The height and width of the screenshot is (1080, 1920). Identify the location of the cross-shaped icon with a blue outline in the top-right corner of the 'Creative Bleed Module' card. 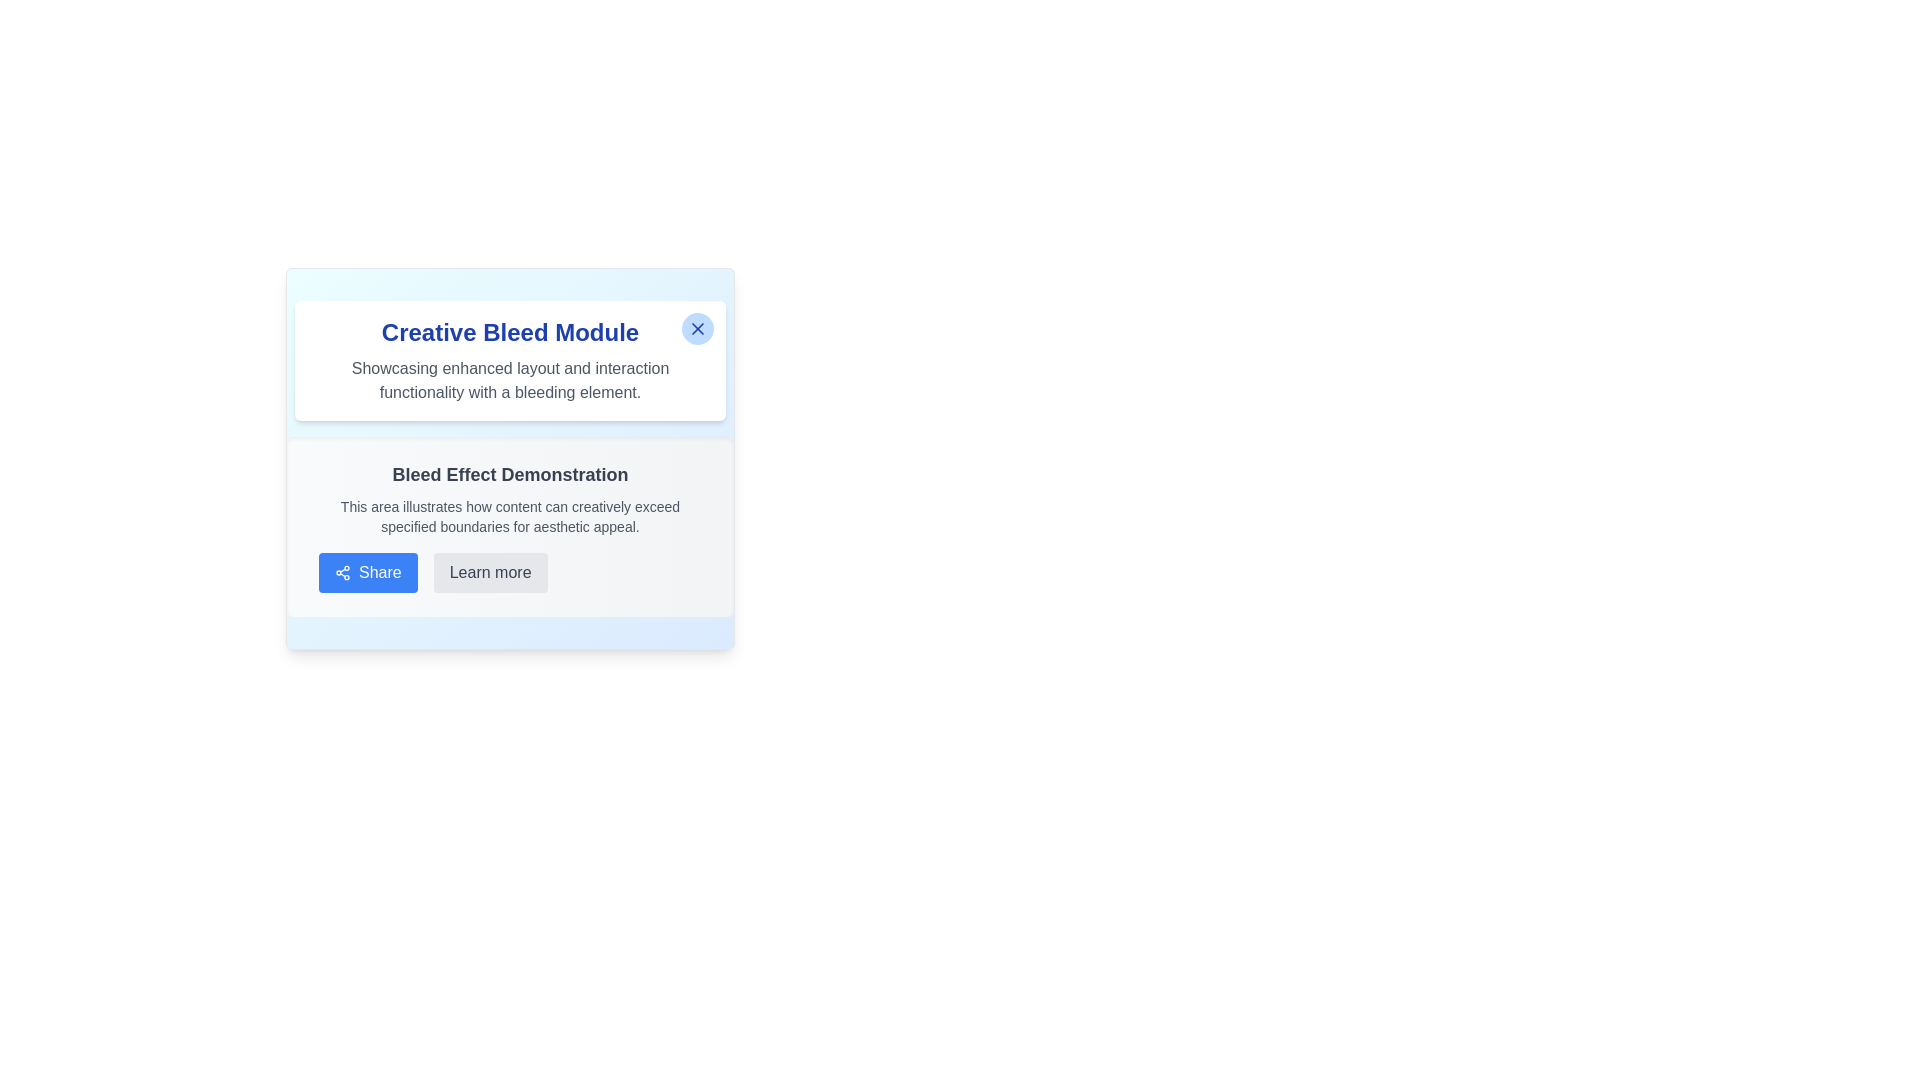
(697, 327).